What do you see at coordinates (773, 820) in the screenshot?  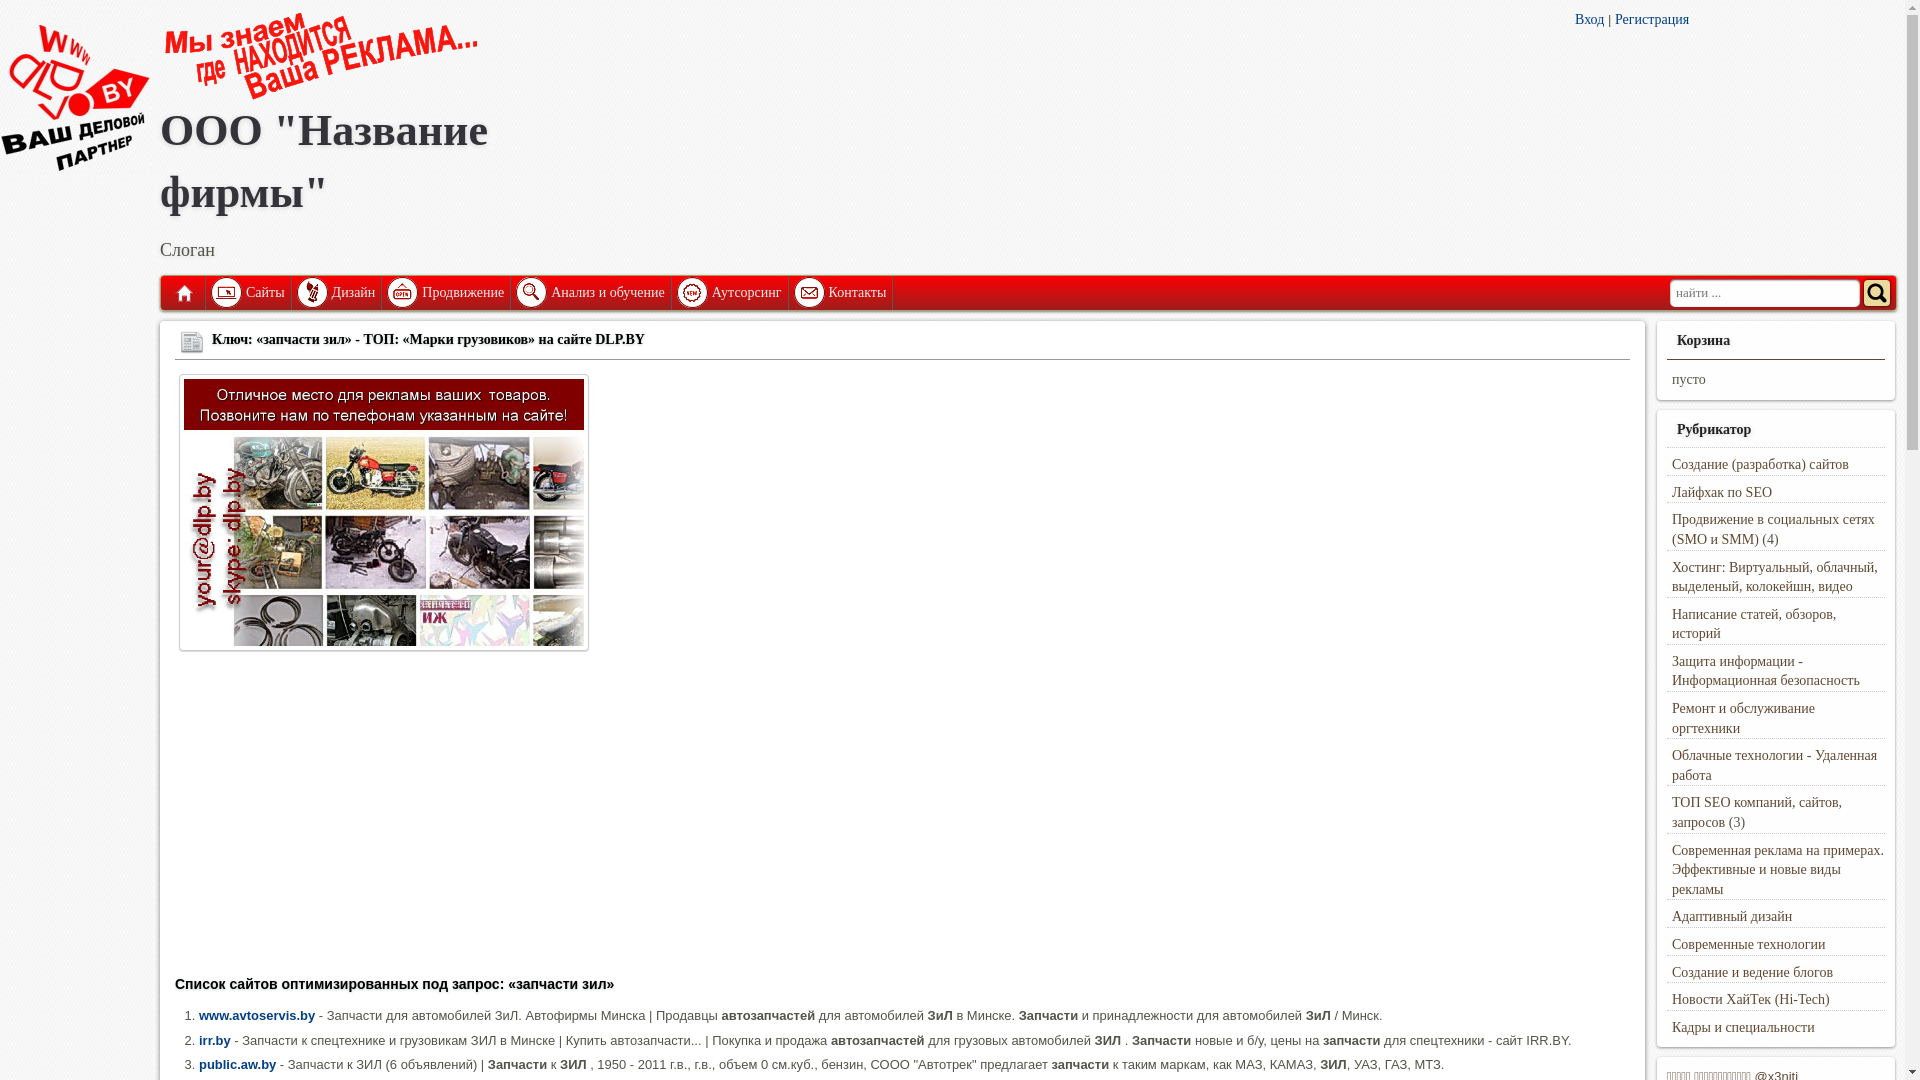 I see `'Advertisement'` at bounding box center [773, 820].